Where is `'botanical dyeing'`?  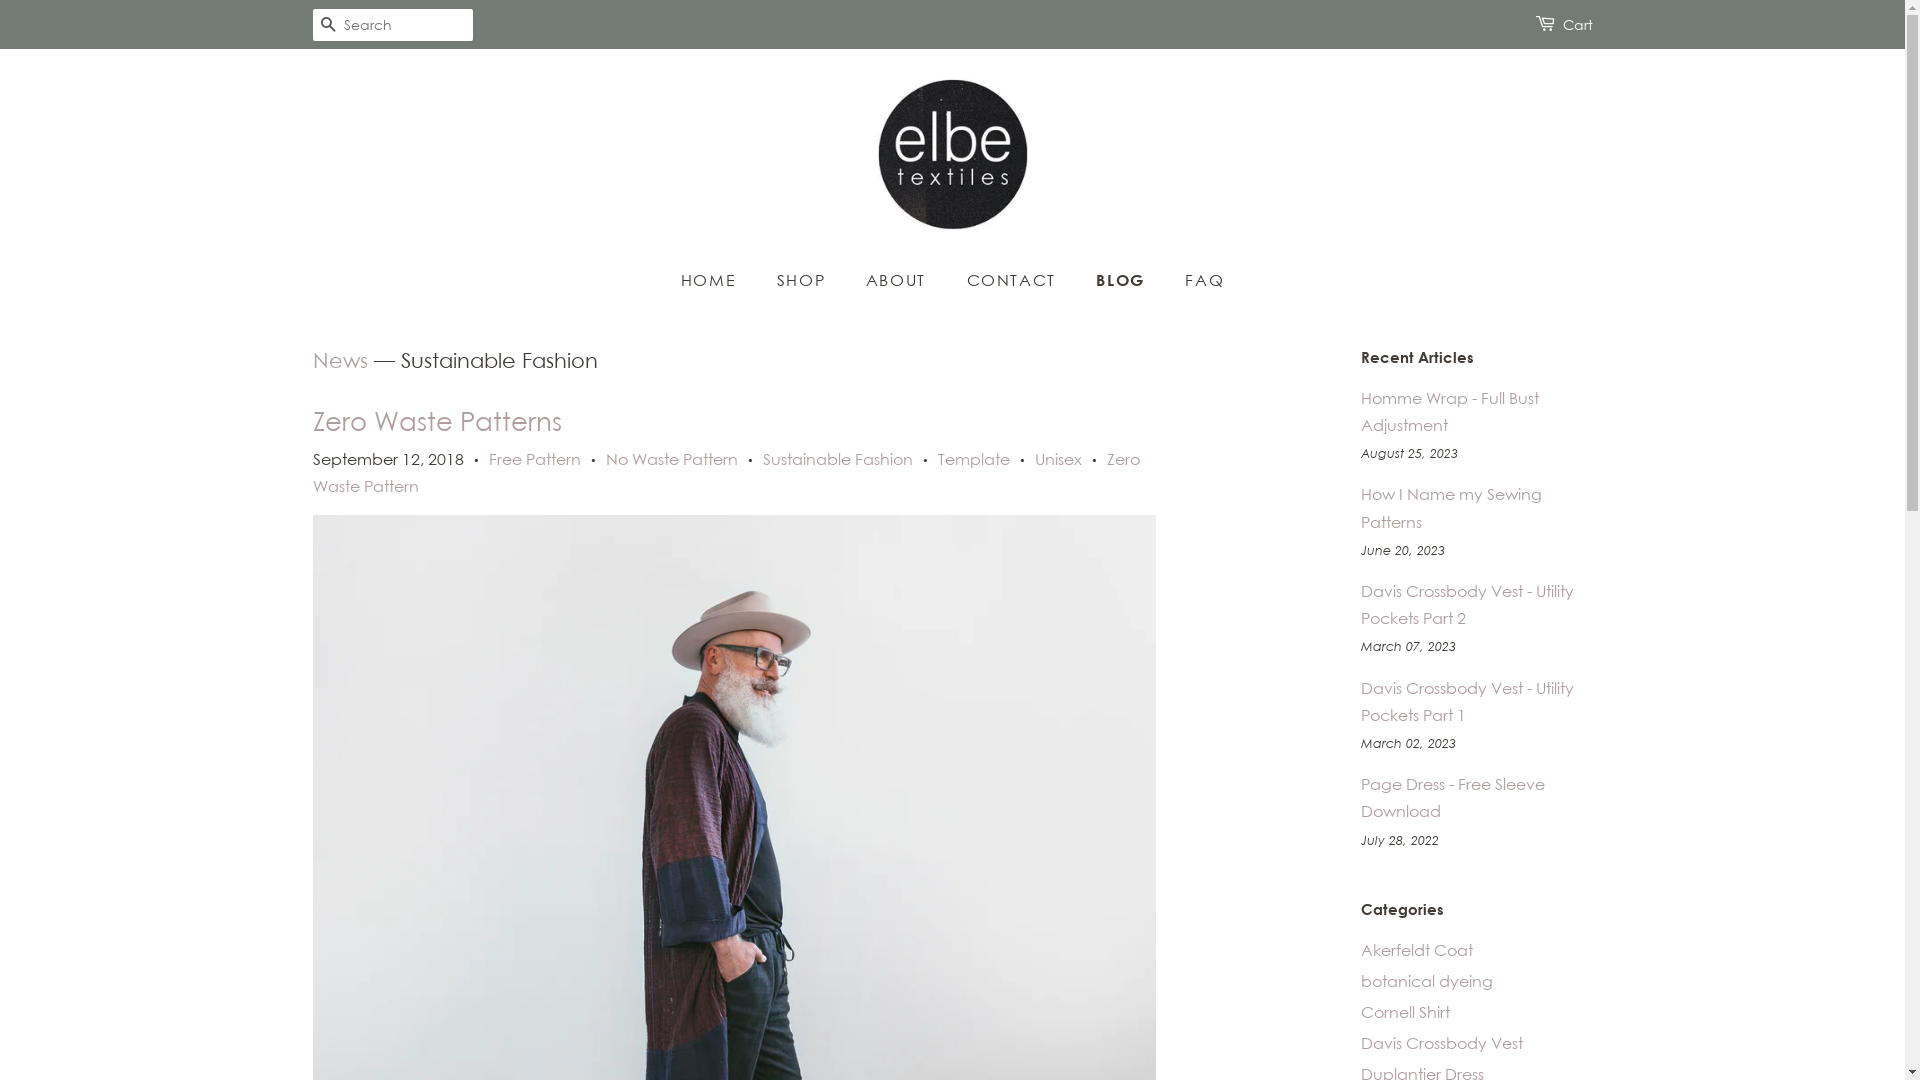
'botanical dyeing' is located at coordinates (1424, 979).